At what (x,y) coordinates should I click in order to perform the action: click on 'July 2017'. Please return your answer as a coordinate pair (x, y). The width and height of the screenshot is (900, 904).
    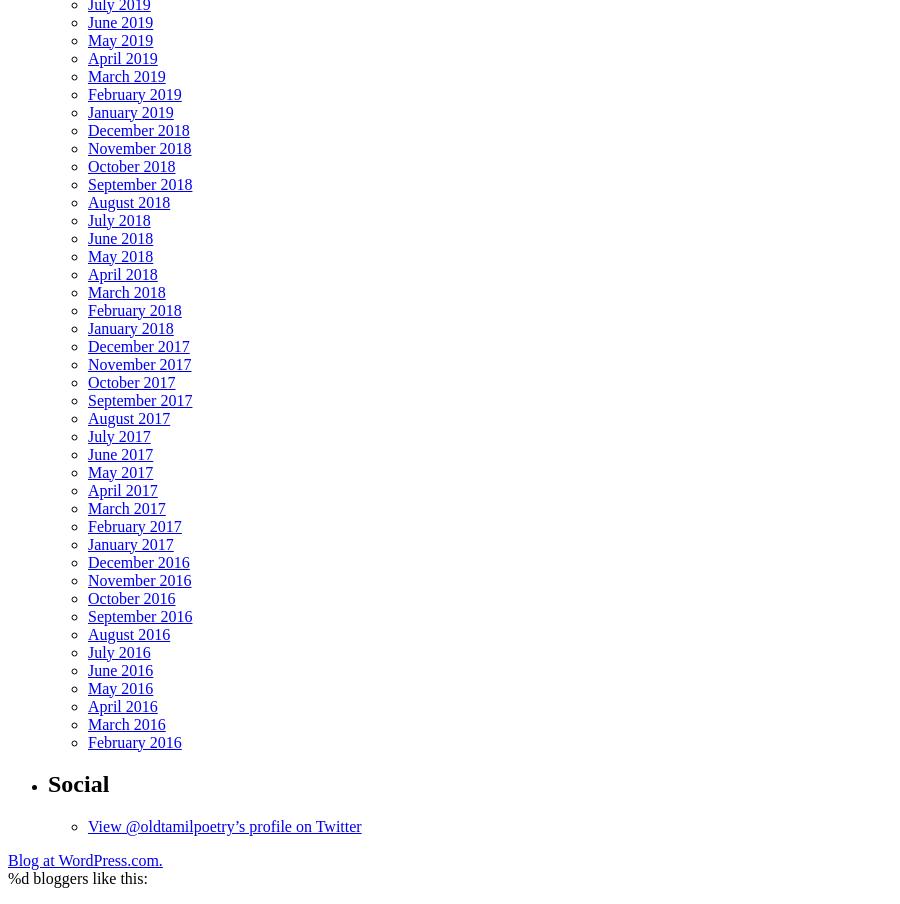
    Looking at the image, I should click on (87, 435).